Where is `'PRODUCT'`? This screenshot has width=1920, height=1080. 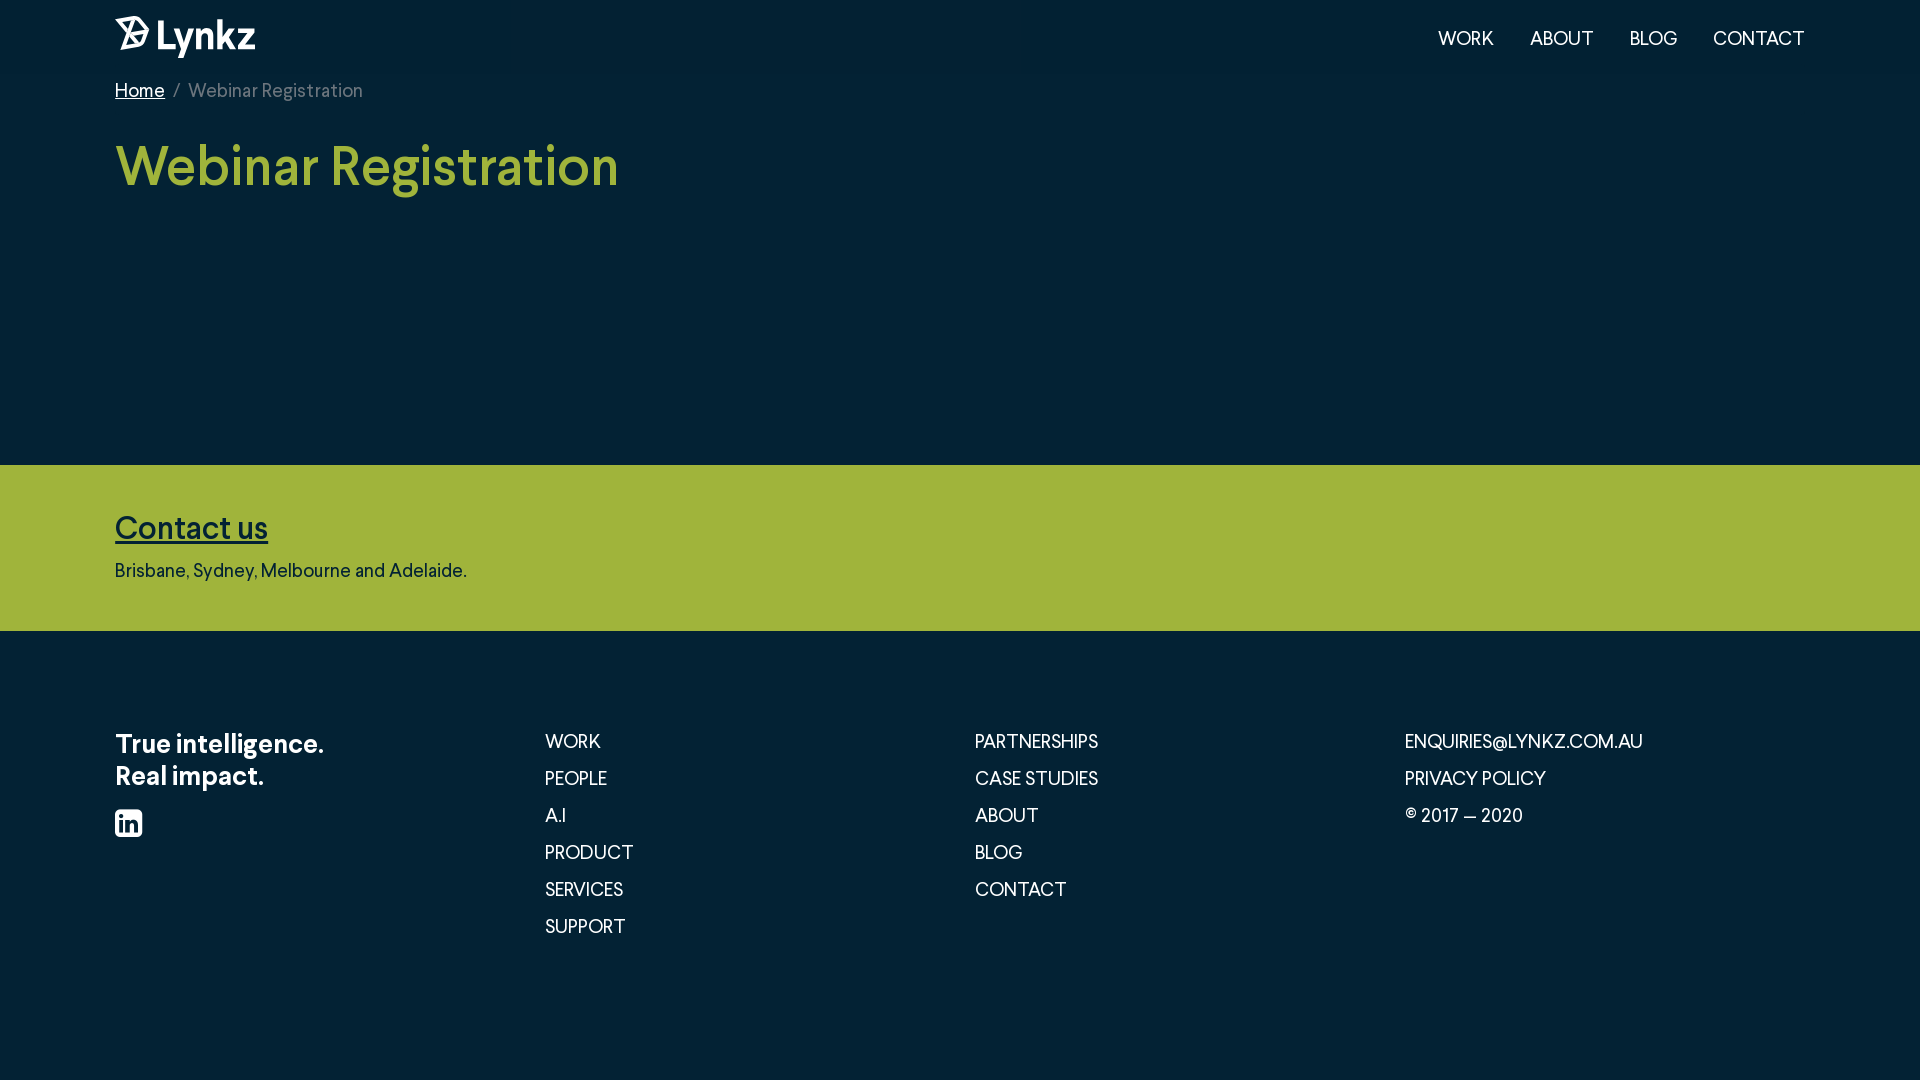 'PRODUCT' is located at coordinates (588, 851).